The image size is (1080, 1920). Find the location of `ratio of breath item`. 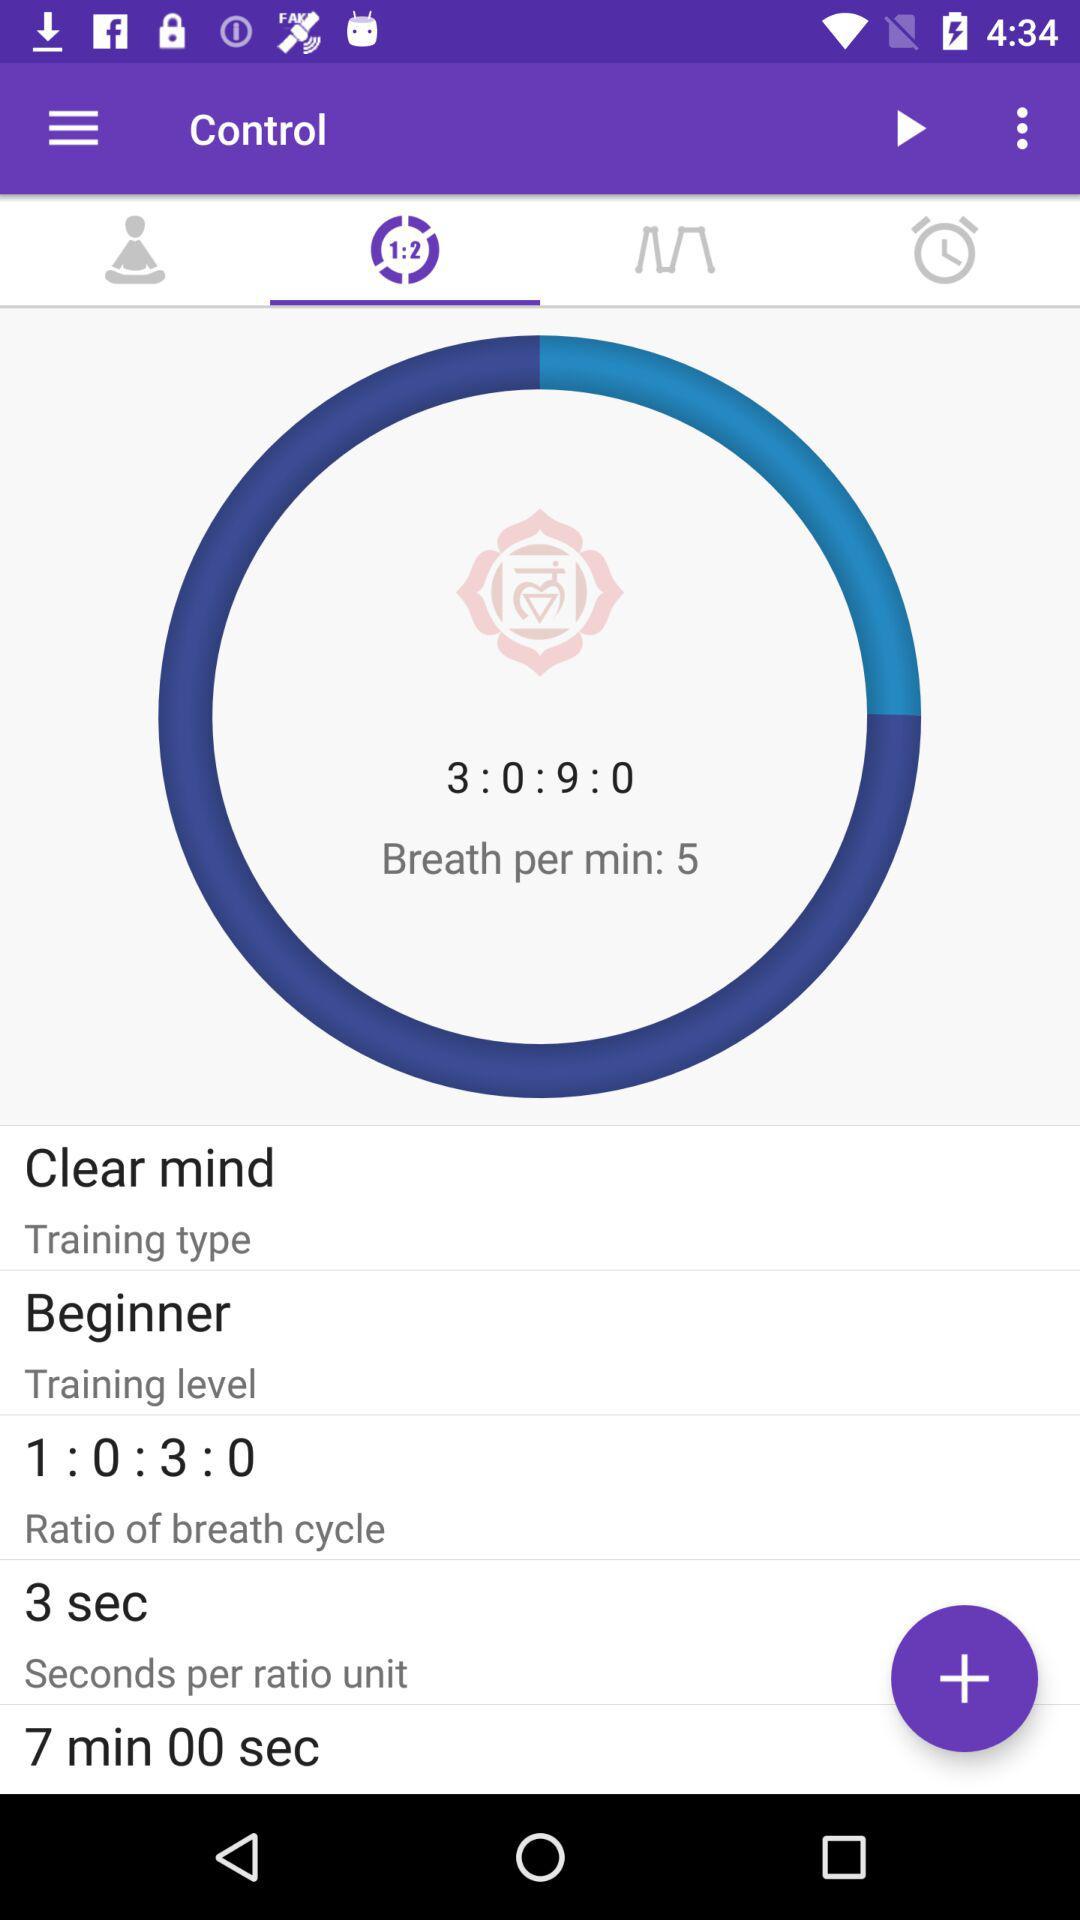

ratio of breath item is located at coordinates (540, 1526).